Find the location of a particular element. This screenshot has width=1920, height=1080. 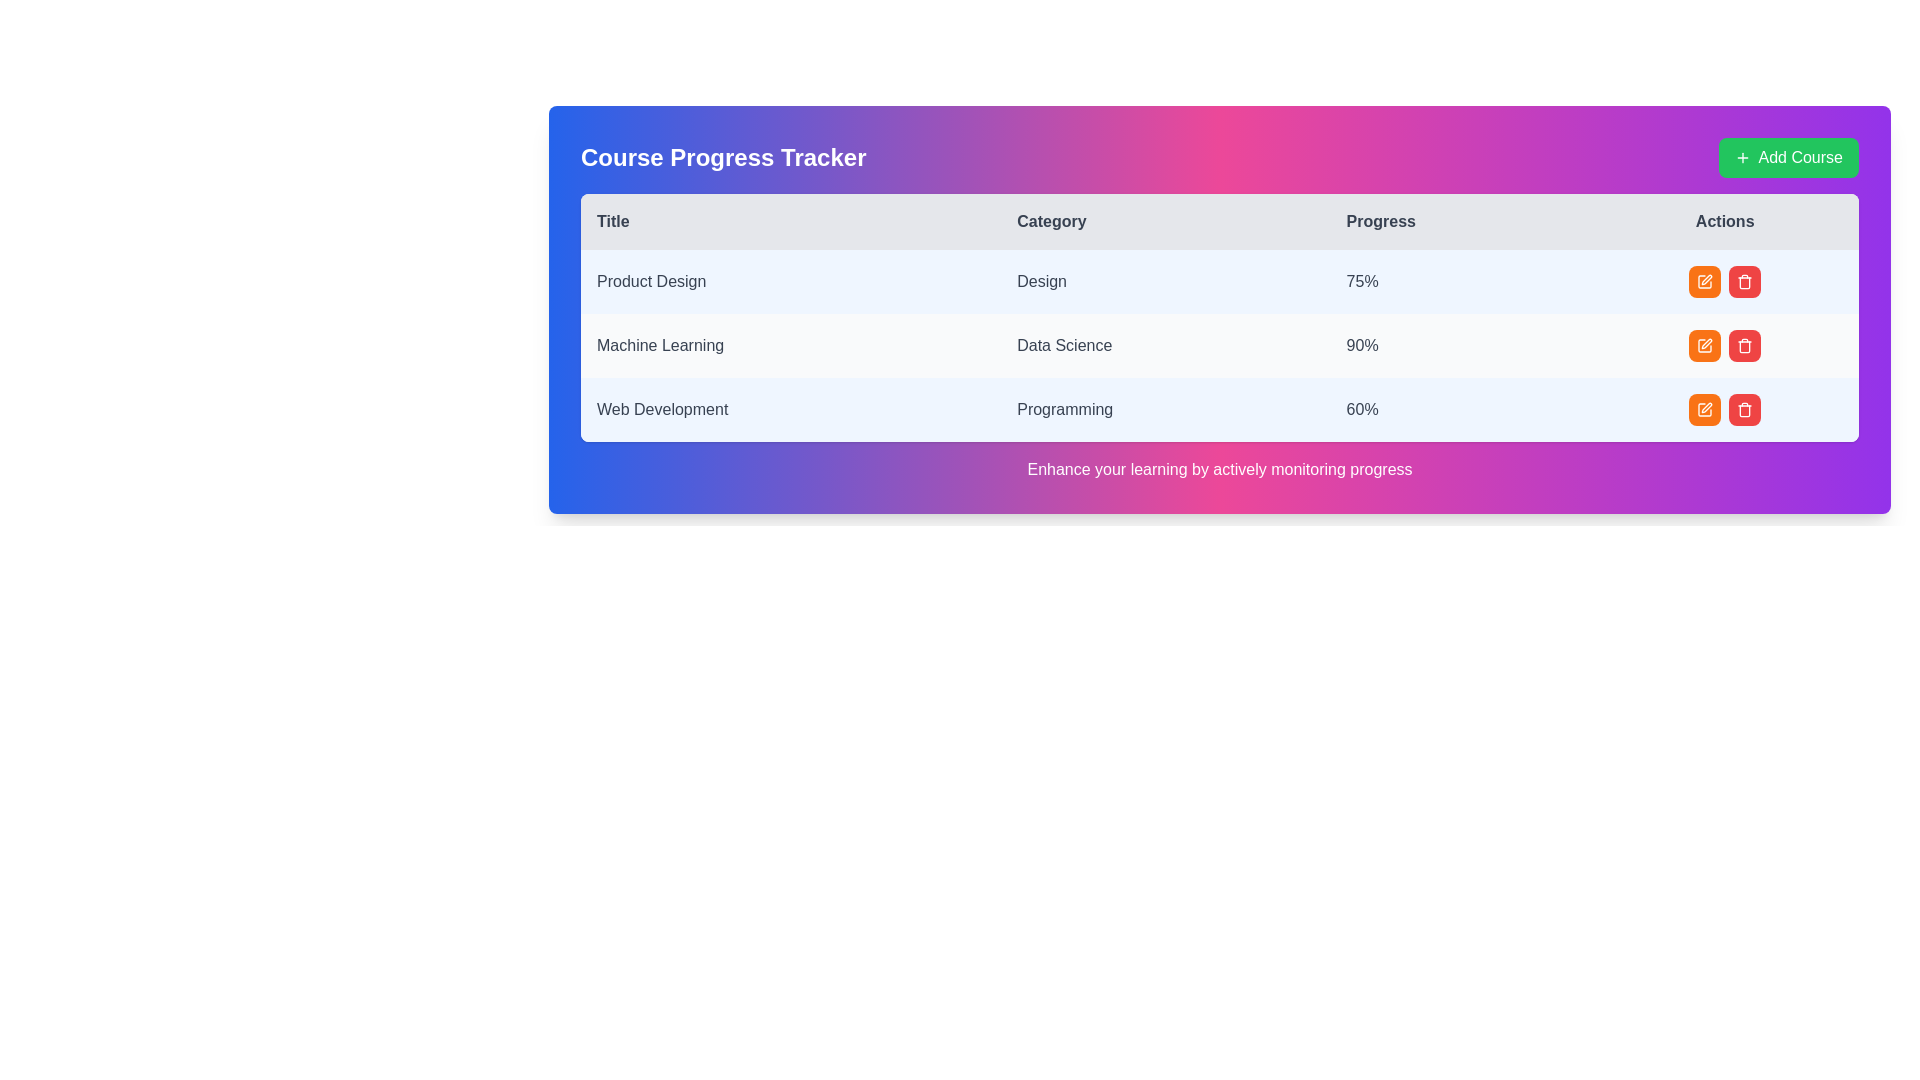

the small square pen icon within the orange circular button located under the 'Actions' column in the second row of the table under 'Machine Learning' in the 'Course Progress Tracker' panel is located at coordinates (1704, 345).